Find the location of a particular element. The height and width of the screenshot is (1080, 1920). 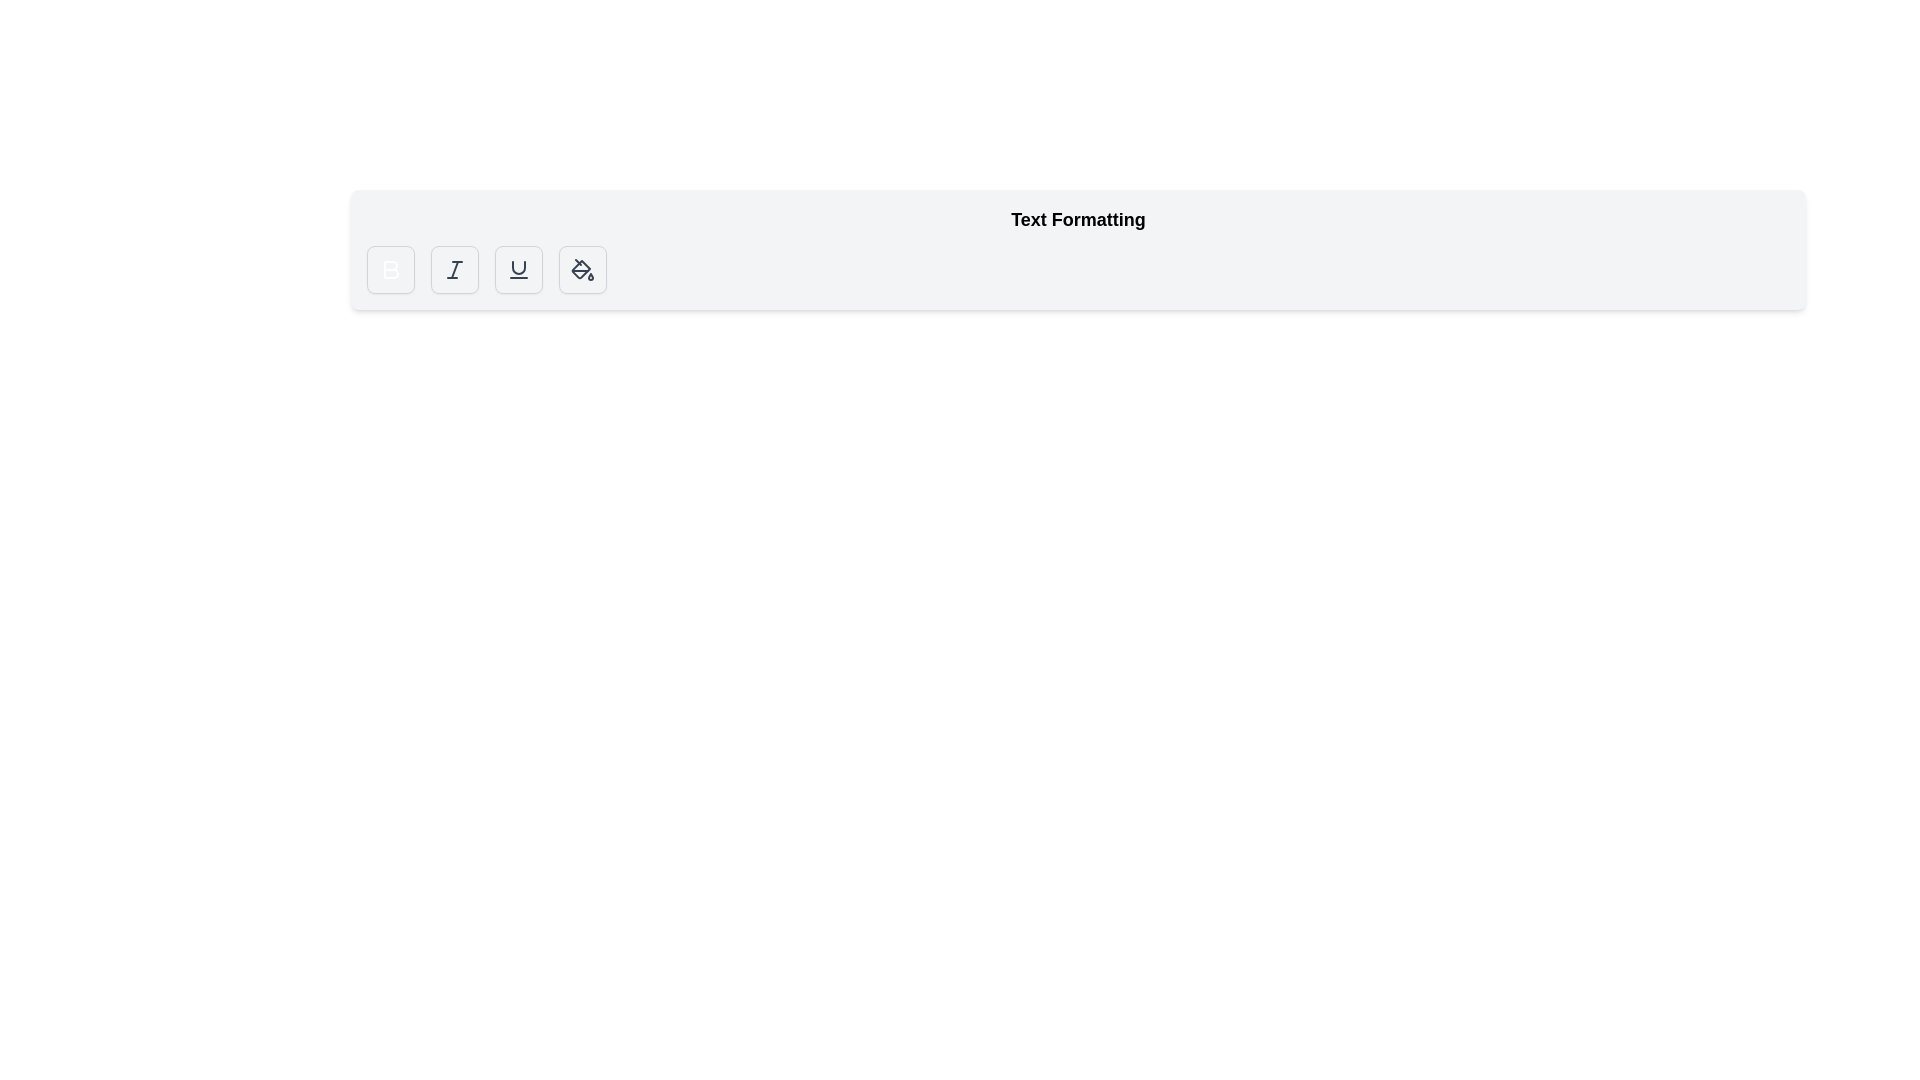

the first button in the toolbar that has a bold 'B' icon with a blue background and a white foreground icon is located at coordinates (390, 270).